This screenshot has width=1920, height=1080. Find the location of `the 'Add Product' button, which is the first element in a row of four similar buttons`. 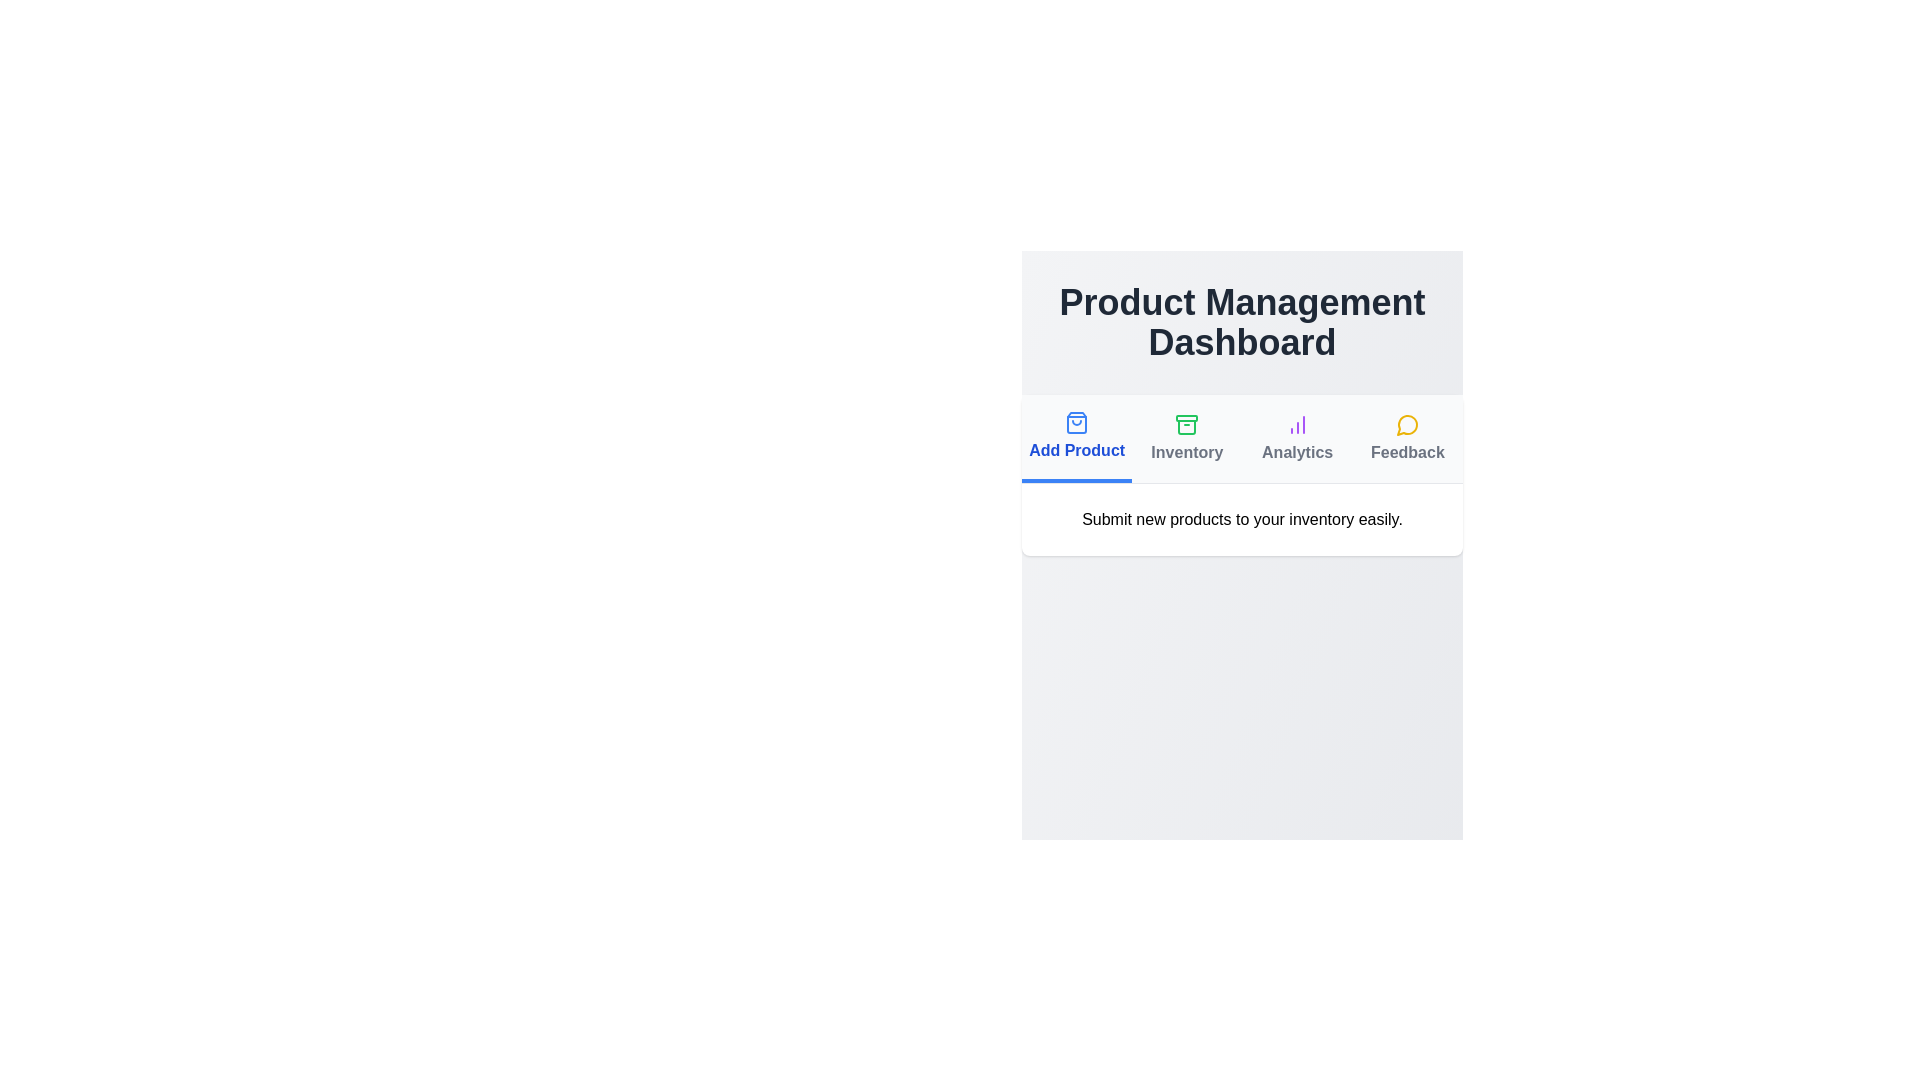

the 'Add Product' button, which is the first element in a row of four similar buttons is located at coordinates (1076, 435).